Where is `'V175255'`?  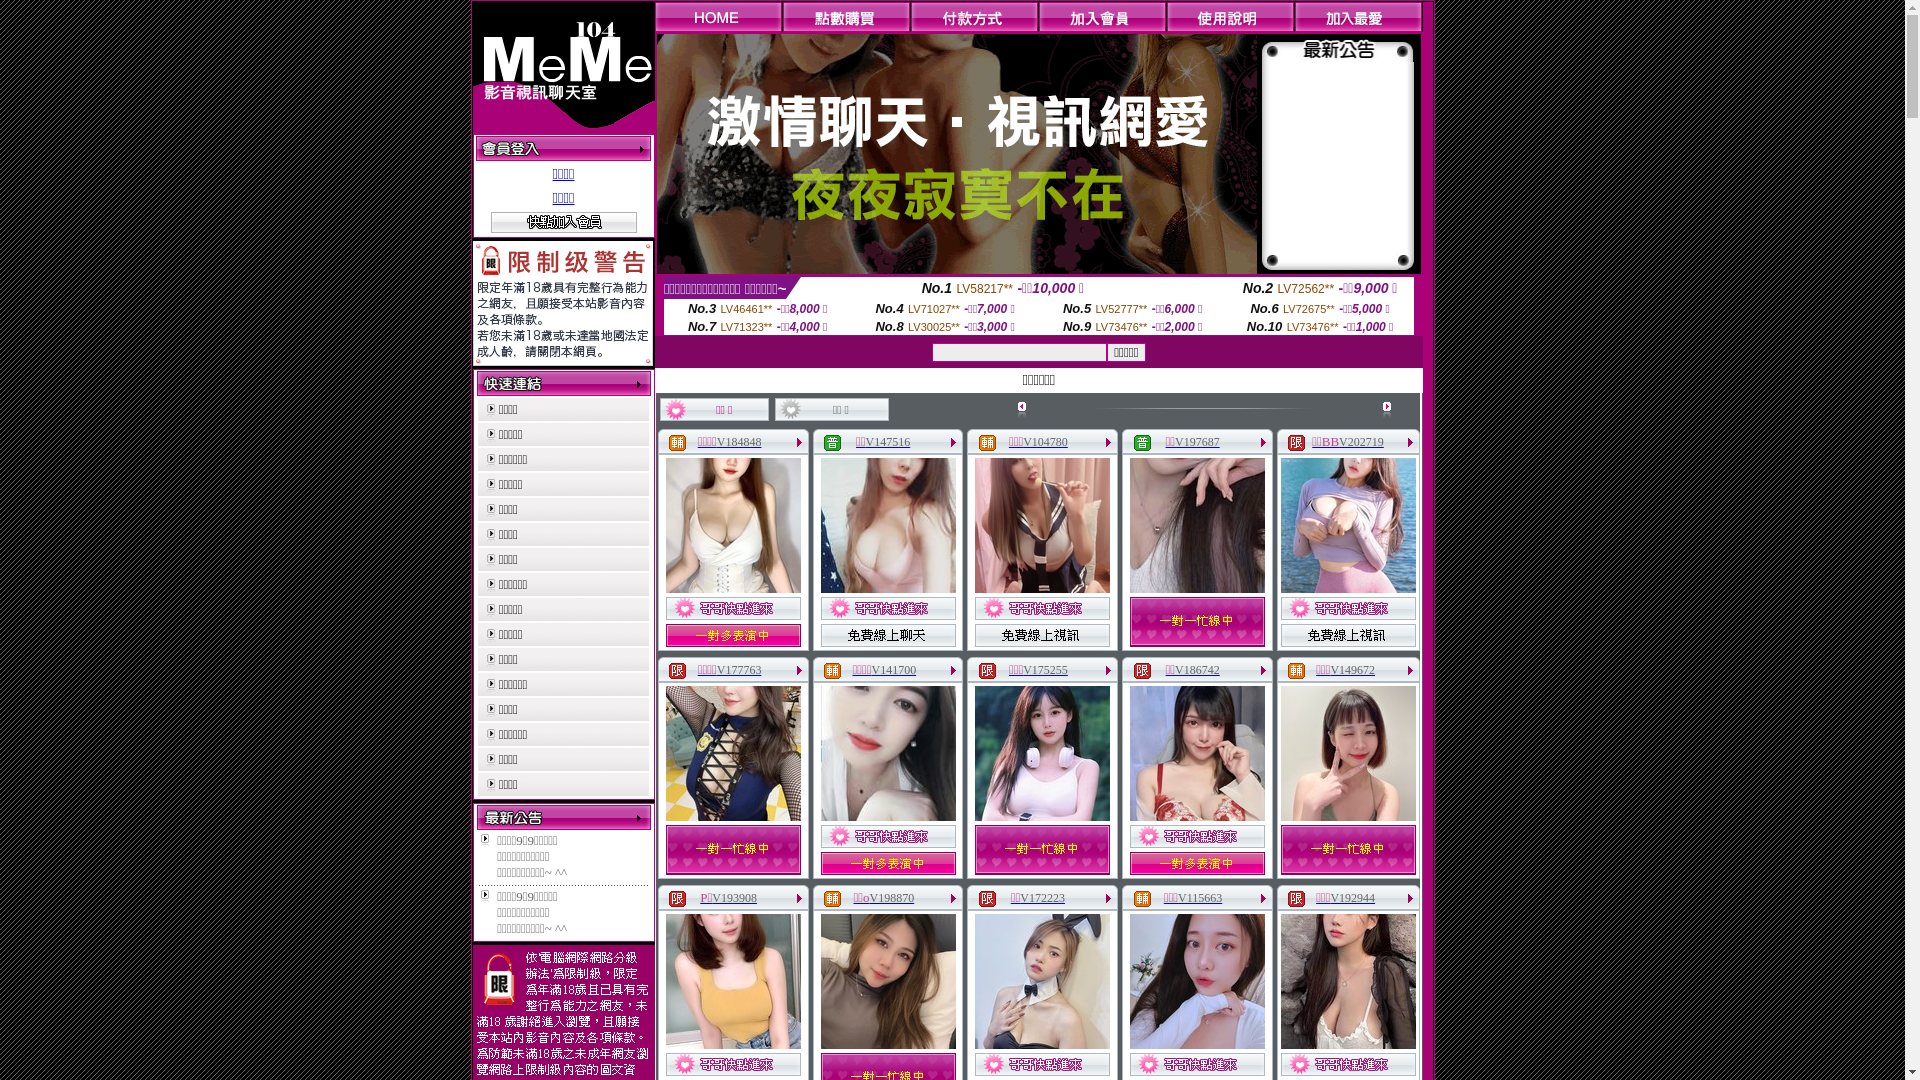
'V175255' is located at coordinates (1044, 670).